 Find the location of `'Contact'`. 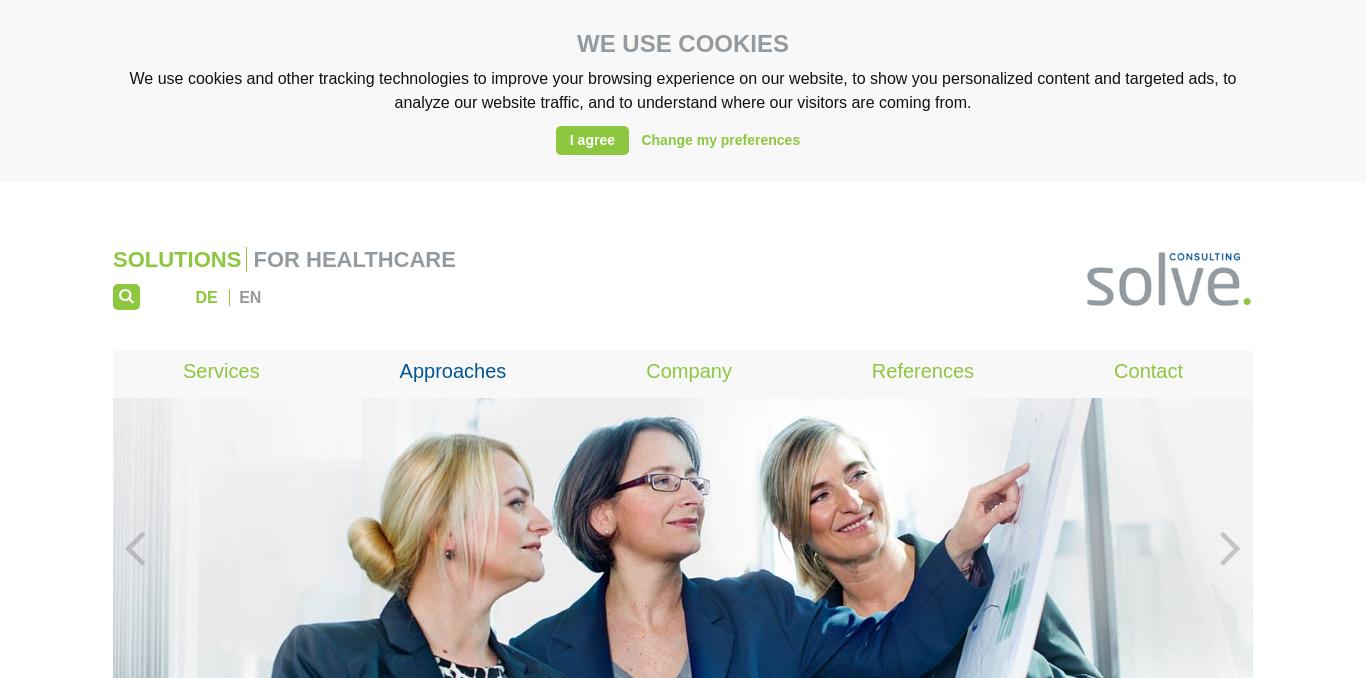

'Contact' is located at coordinates (1148, 370).